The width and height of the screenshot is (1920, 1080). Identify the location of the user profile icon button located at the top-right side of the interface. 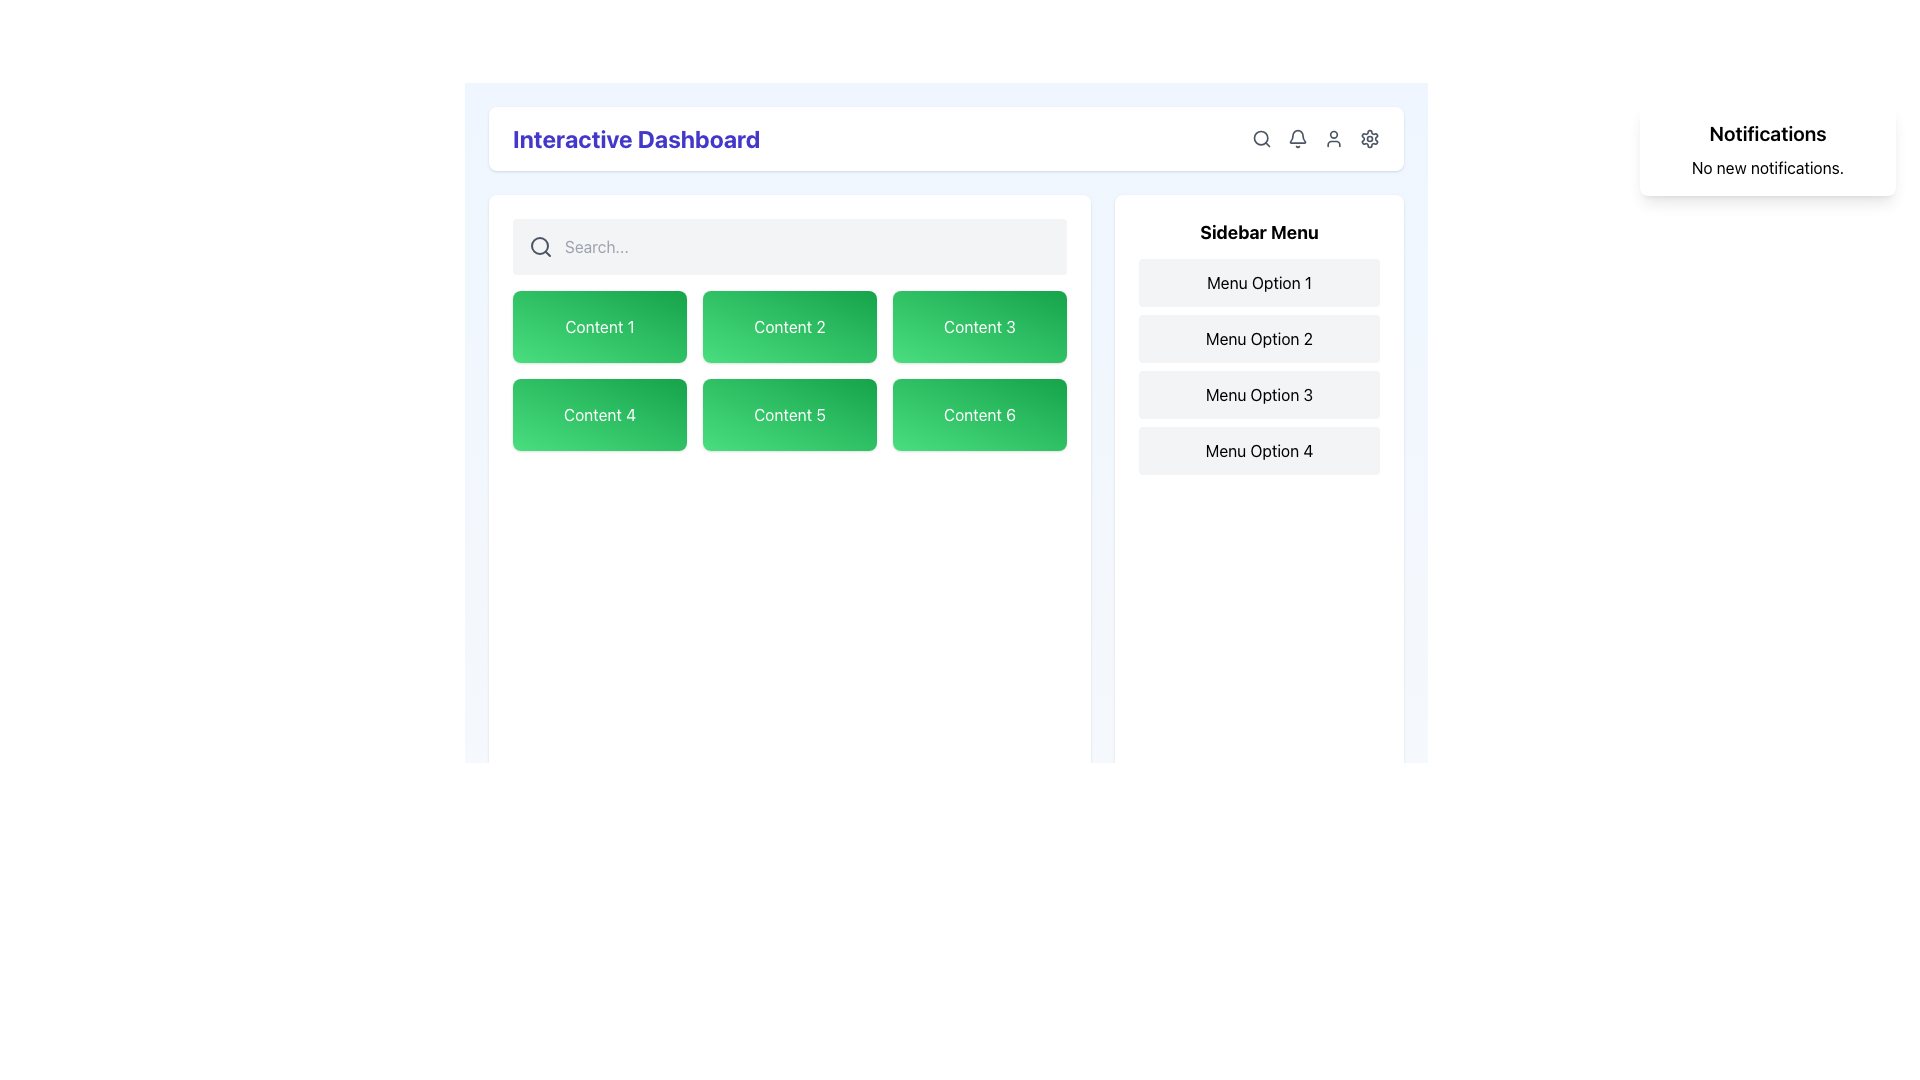
(1315, 137).